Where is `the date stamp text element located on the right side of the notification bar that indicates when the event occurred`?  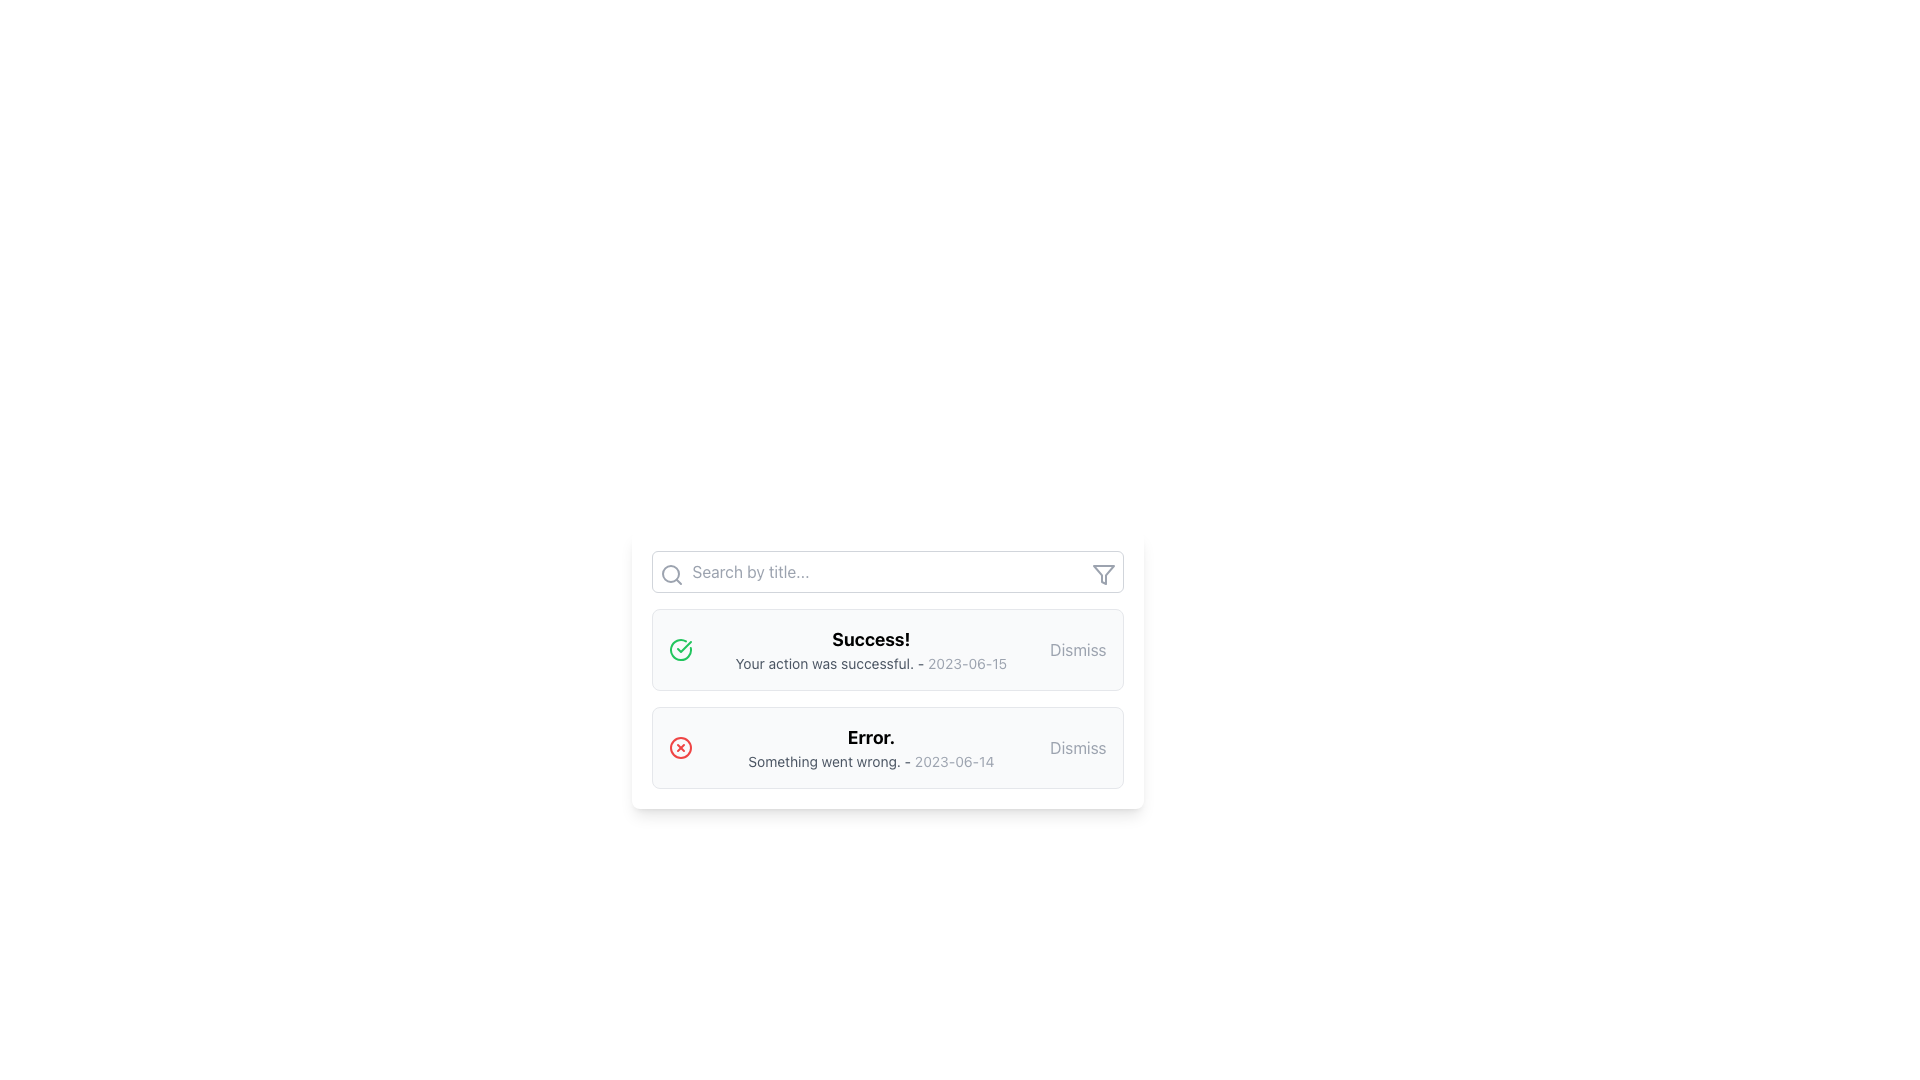 the date stamp text element located on the right side of the notification bar that indicates when the event occurred is located at coordinates (953, 761).